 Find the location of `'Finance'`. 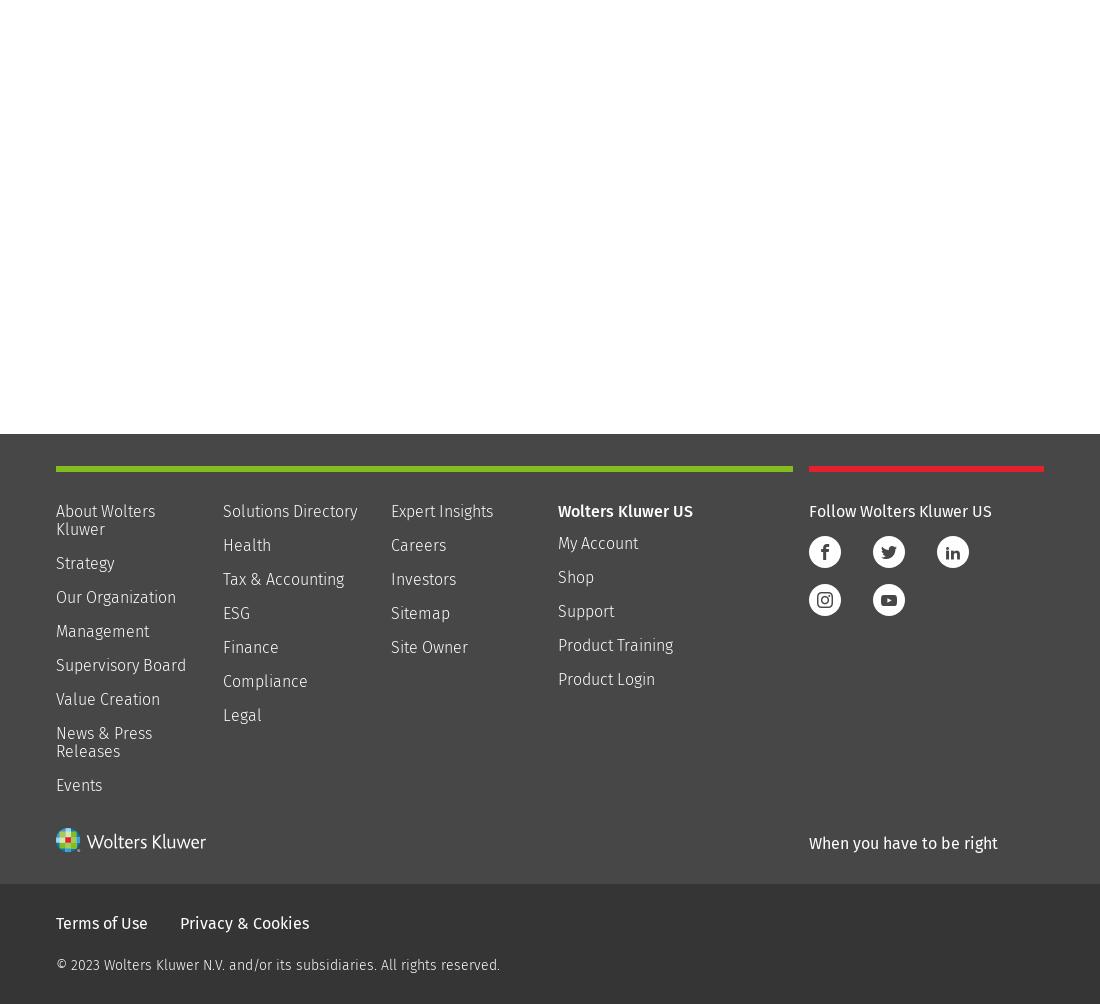

'Finance' is located at coordinates (251, 645).